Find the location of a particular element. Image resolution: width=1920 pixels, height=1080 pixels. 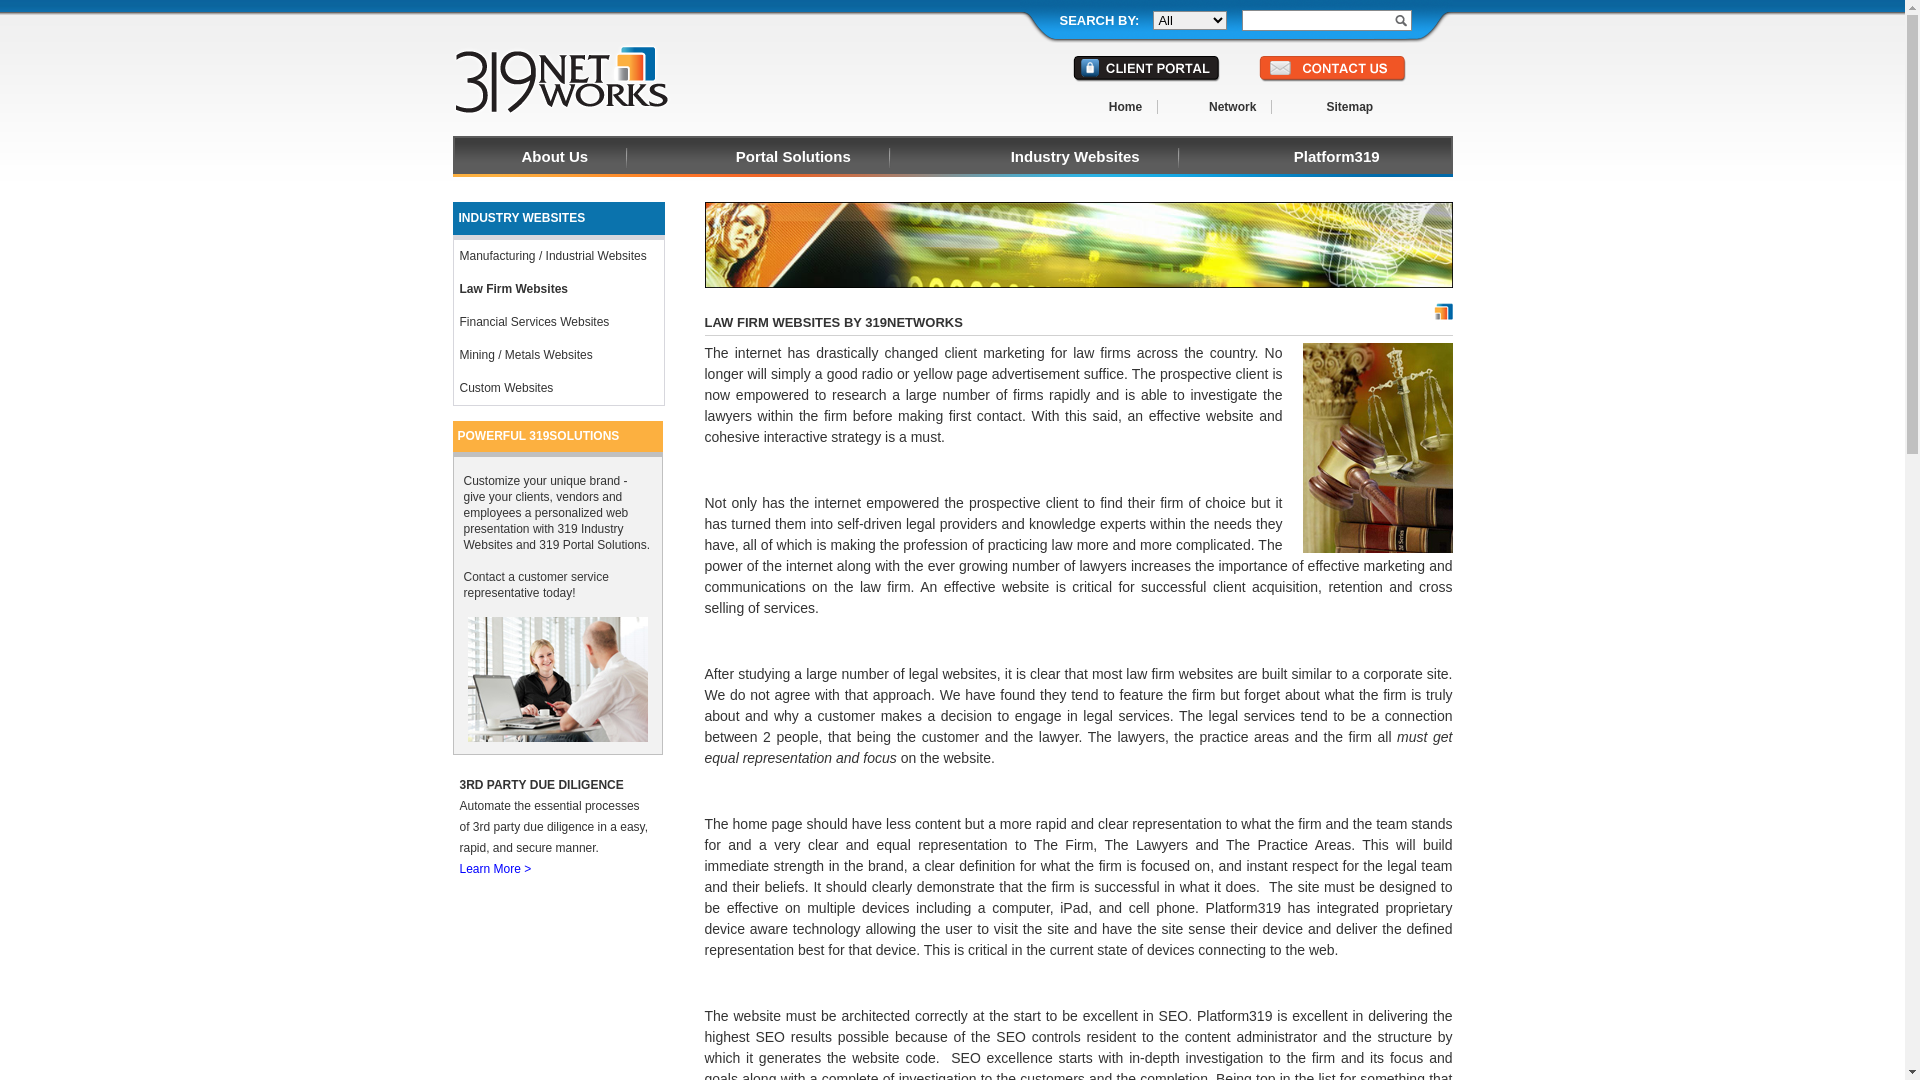

'Industry Websites' is located at coordinates (970, 160).